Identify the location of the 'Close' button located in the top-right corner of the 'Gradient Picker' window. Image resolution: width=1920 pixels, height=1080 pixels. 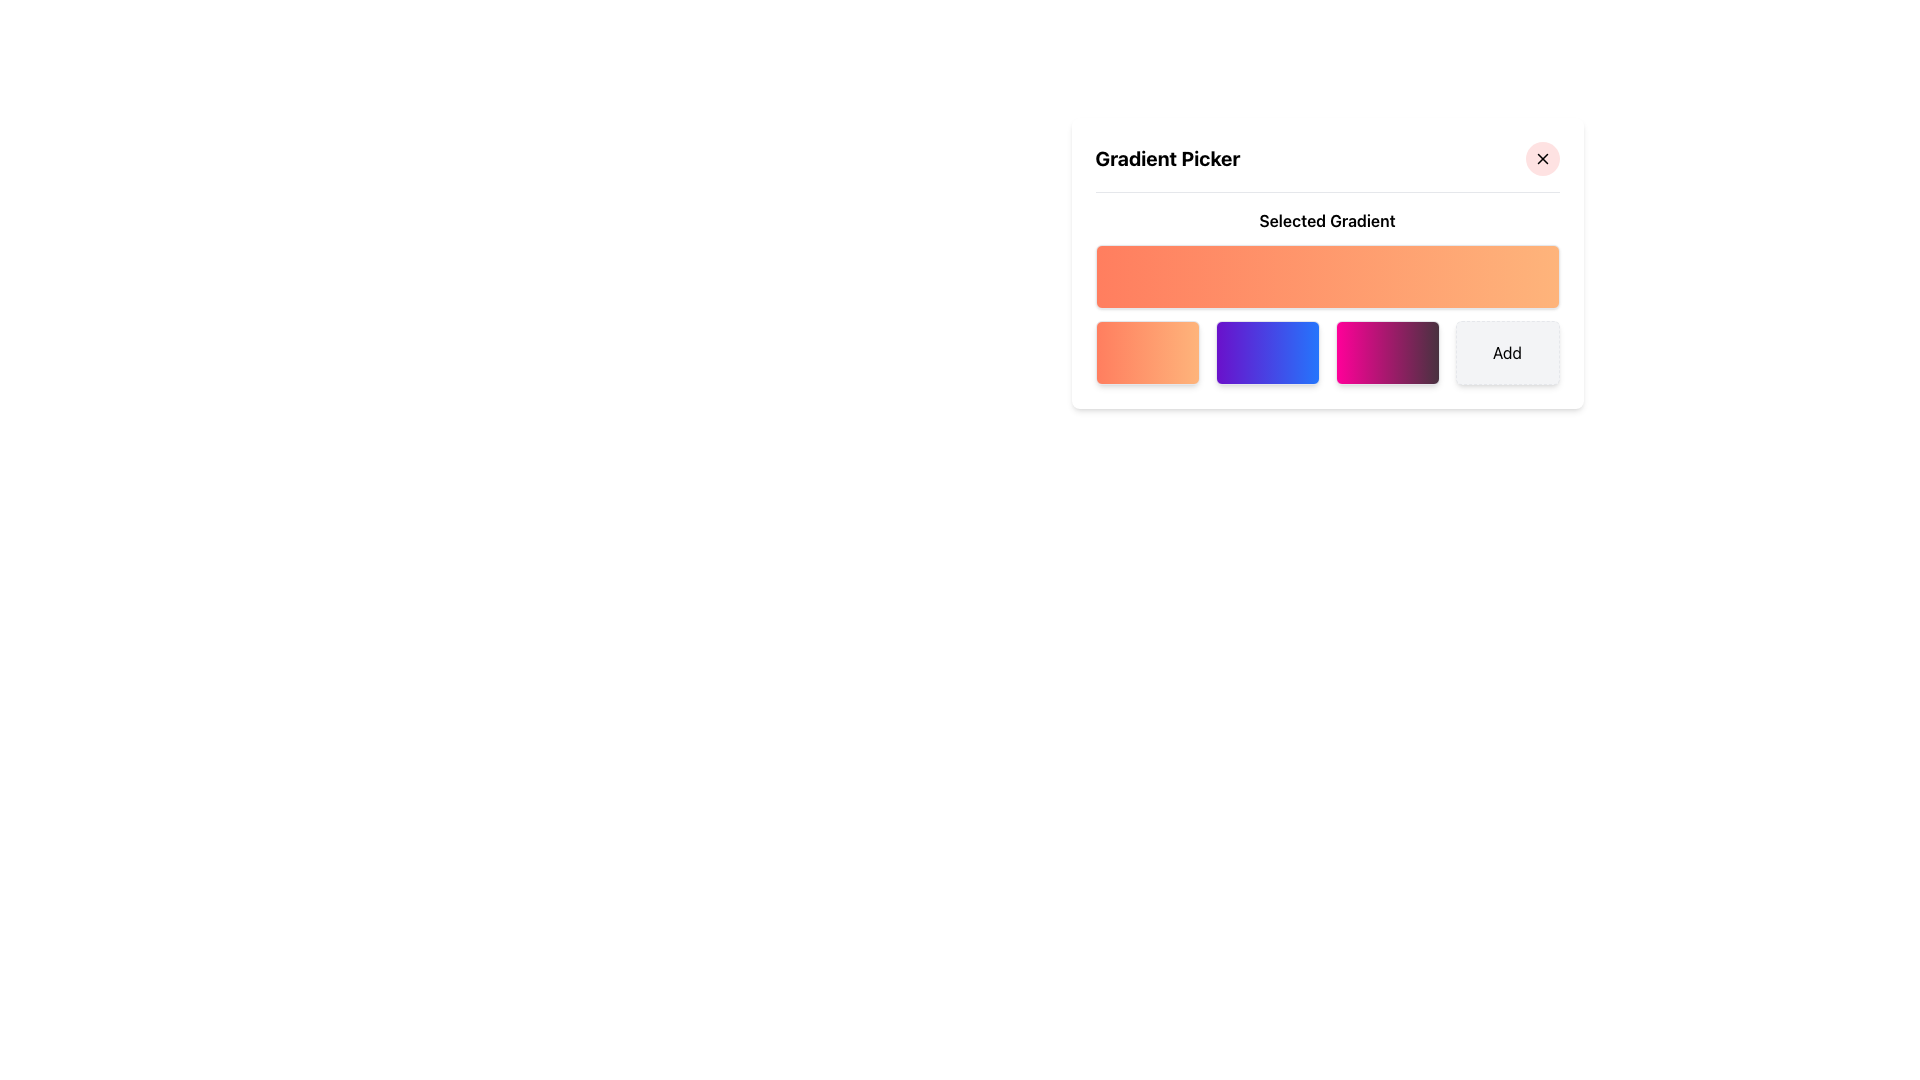
(1541, 157).